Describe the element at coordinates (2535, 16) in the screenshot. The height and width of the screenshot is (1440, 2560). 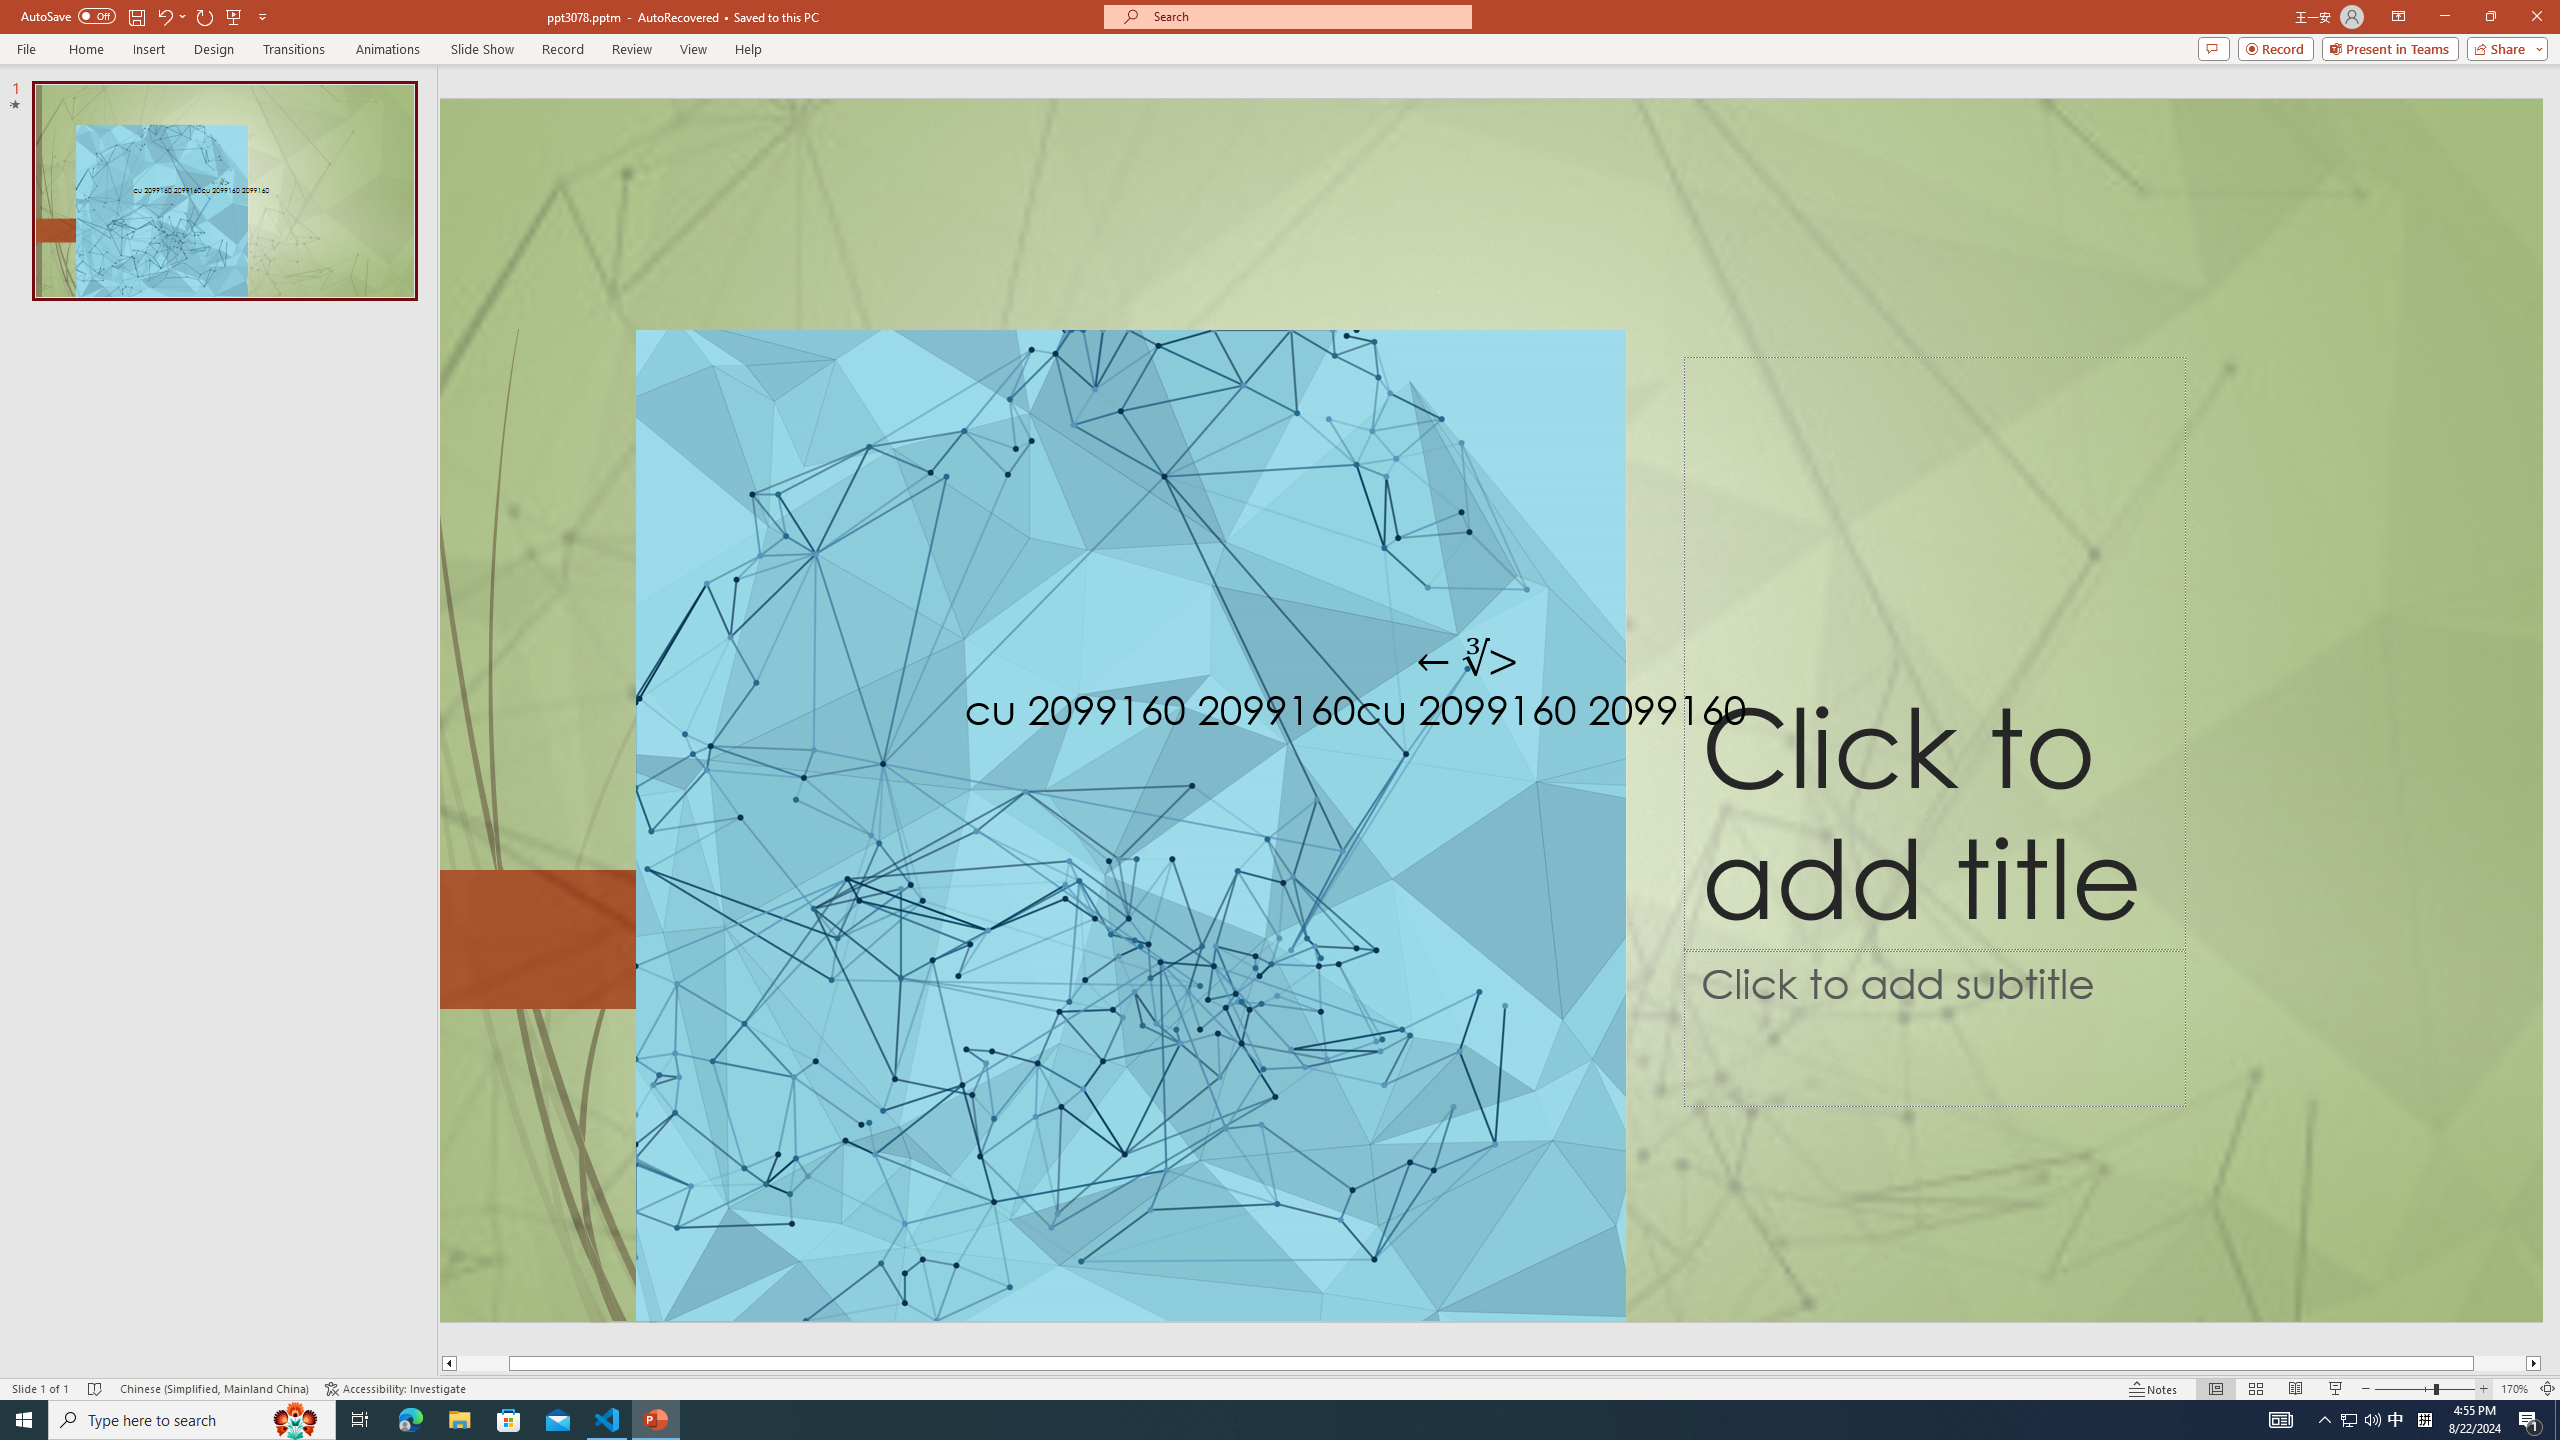
I see `'Close'` at that location.